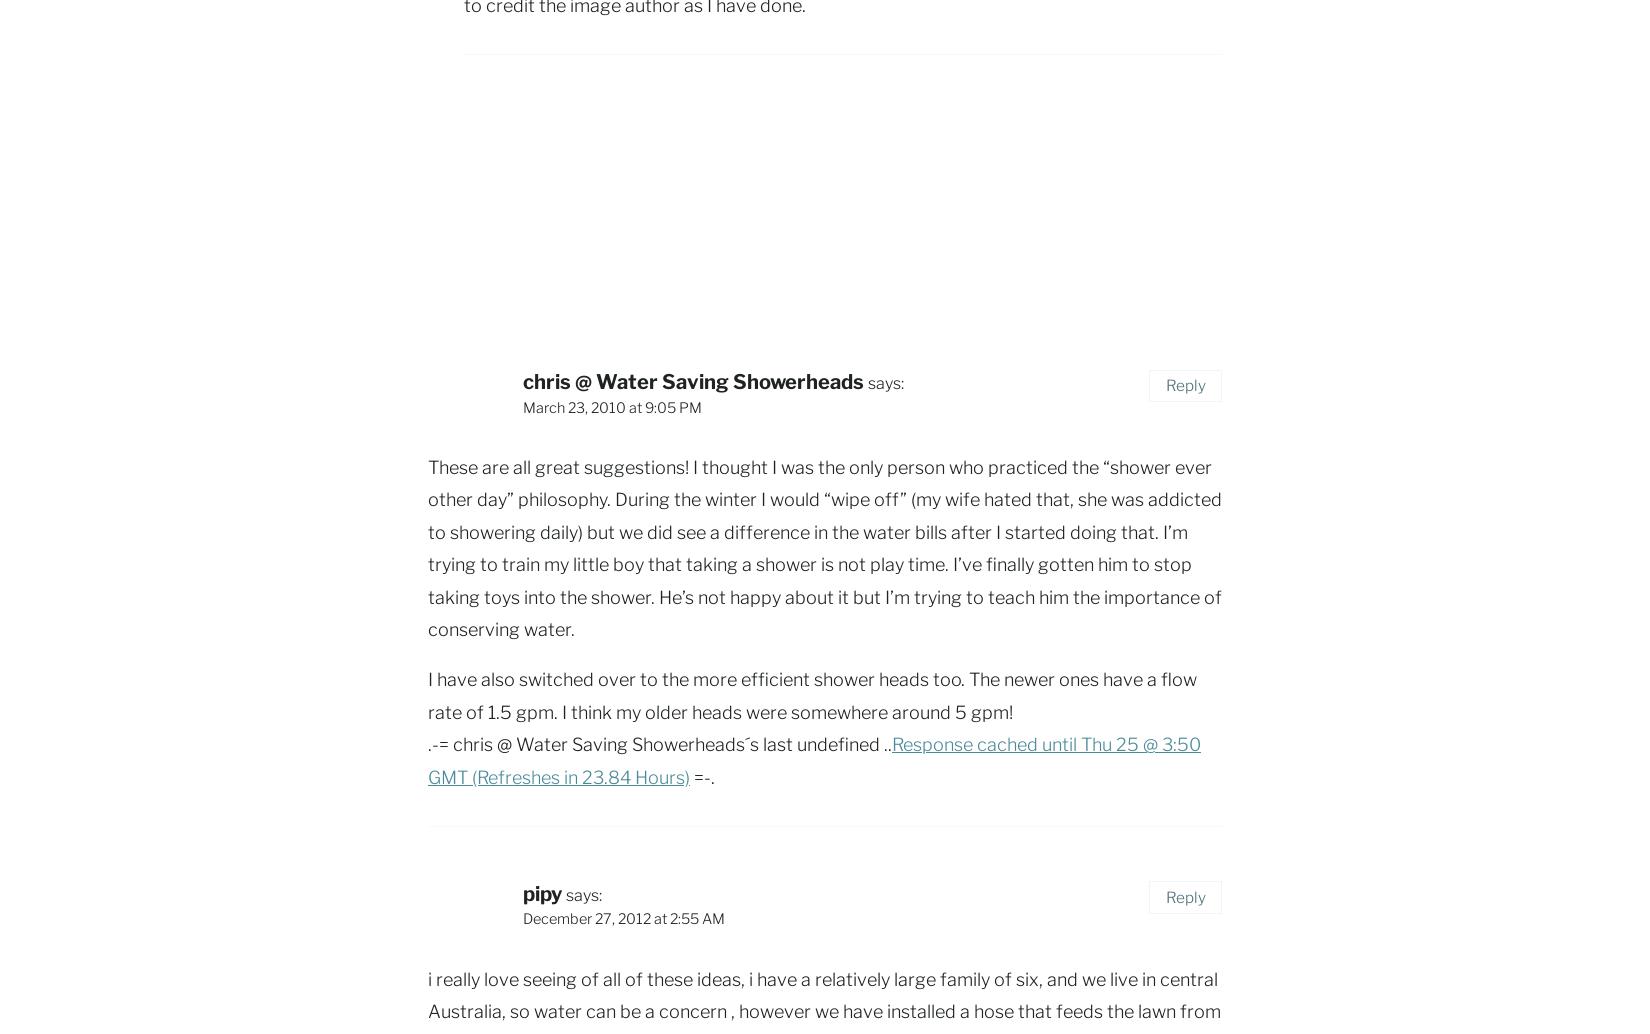  What do you see at coordinates (701, 776) in the screenshot?
I see `'=-.'` at bounding box center [701, 776].